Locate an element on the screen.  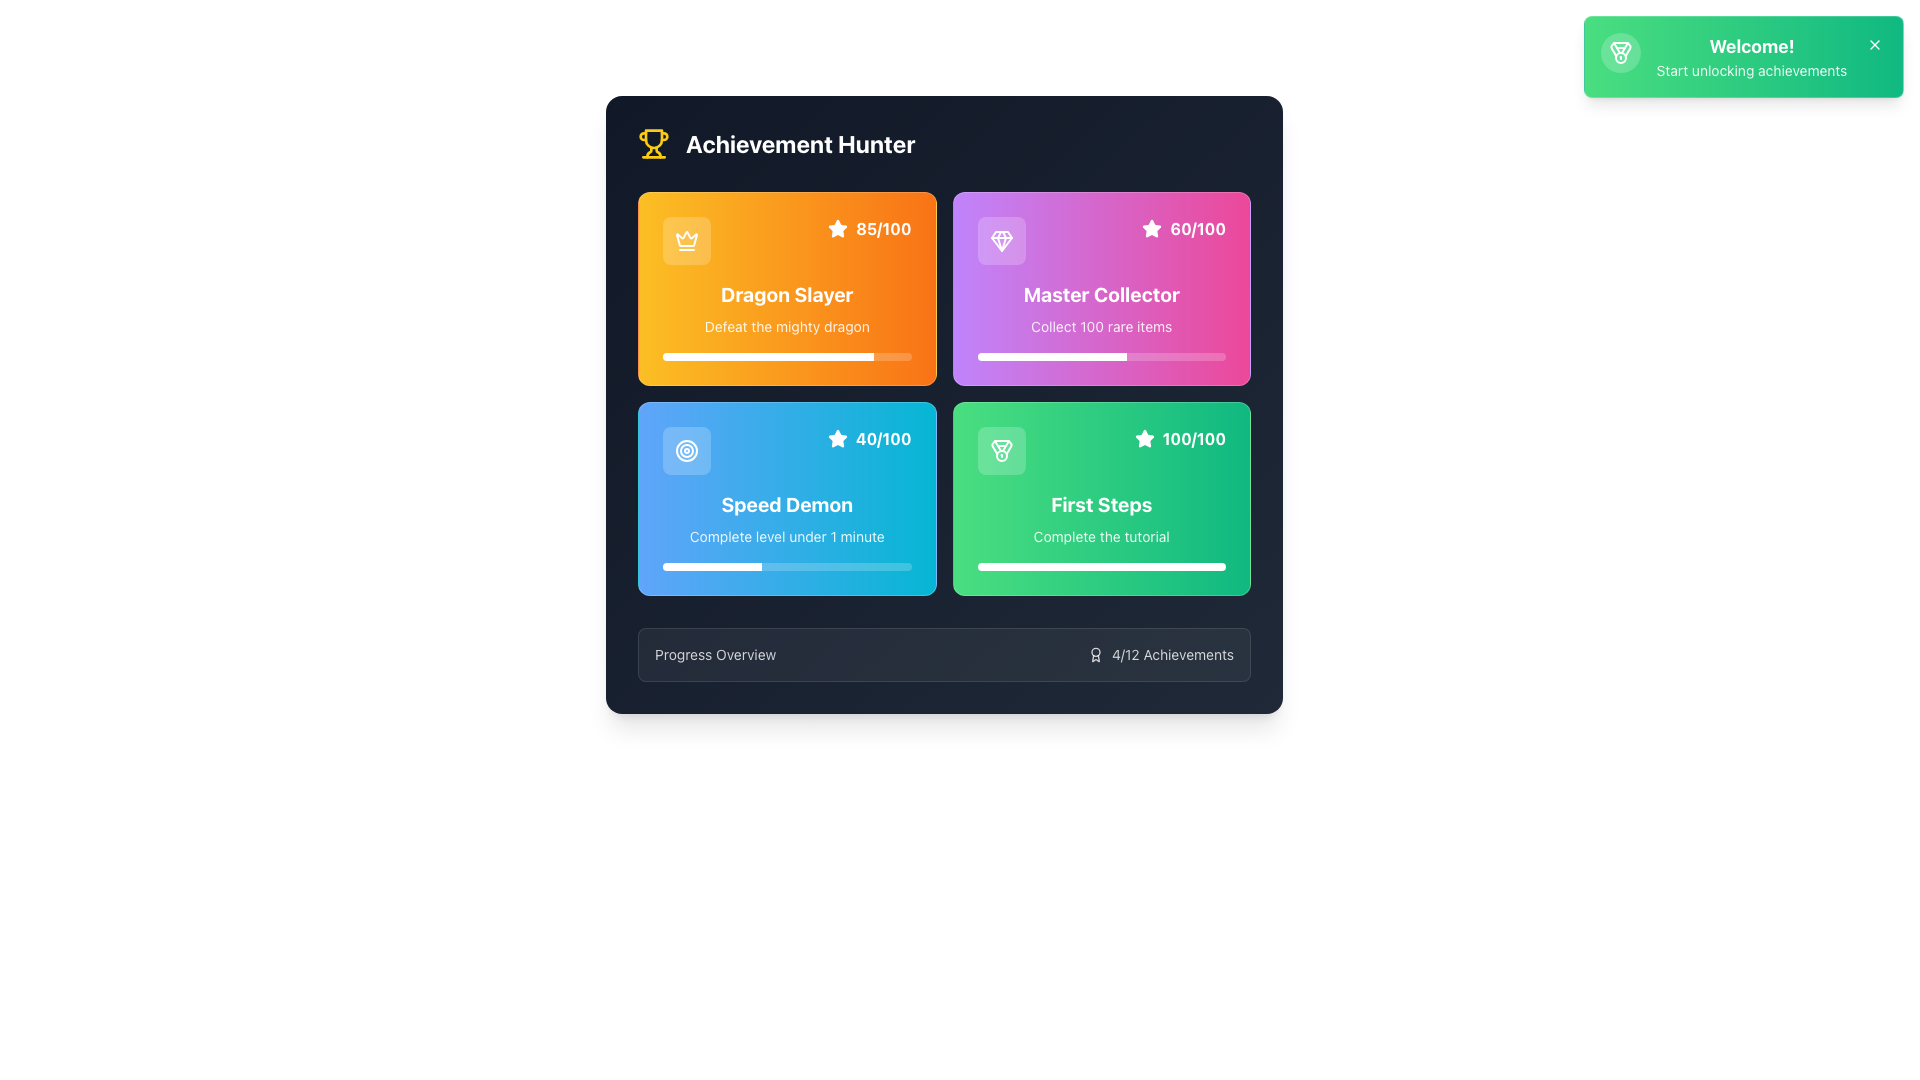
the progress of the 'Dragon Slayer' achievement is located at coordinates (776, 356).